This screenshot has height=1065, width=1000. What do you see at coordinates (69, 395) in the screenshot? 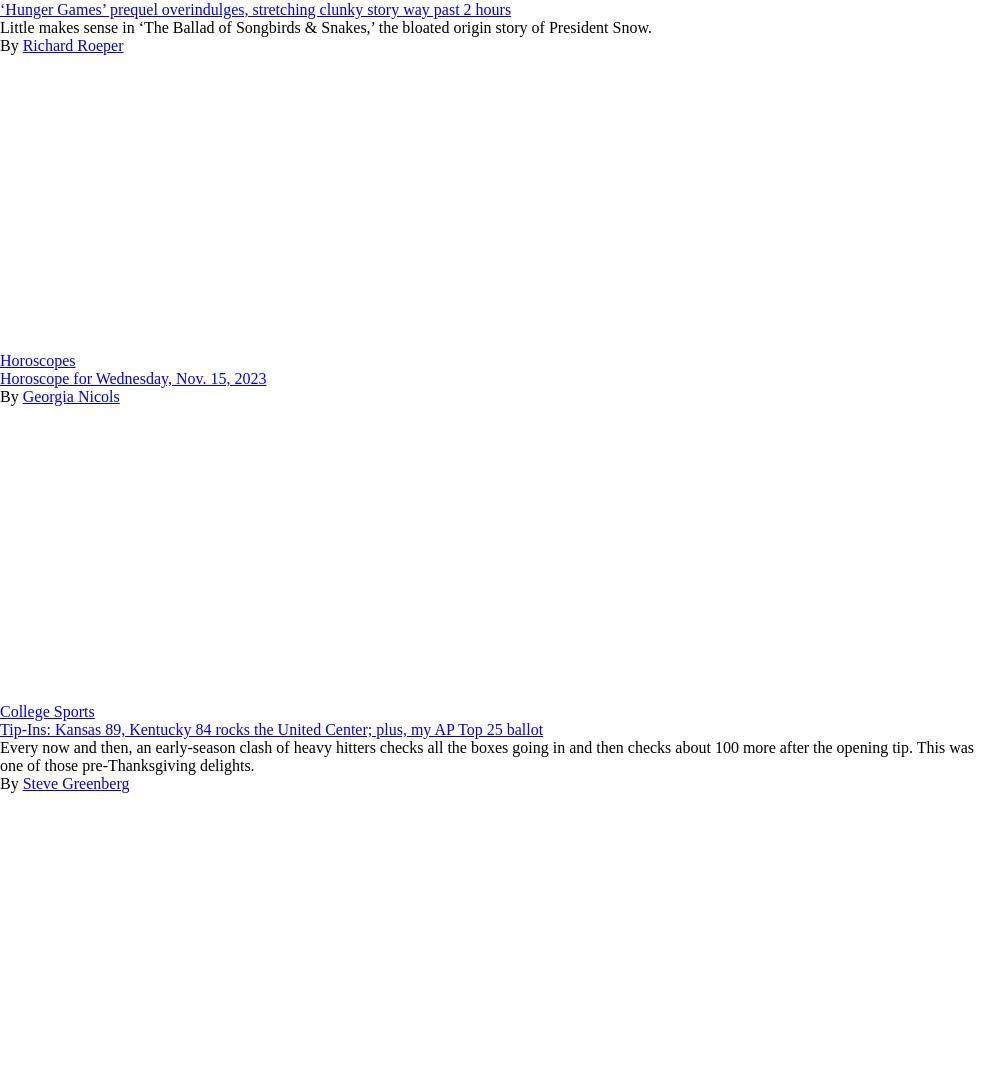
I see `'Georgia Nicols'` at bounding box center [69, 395].